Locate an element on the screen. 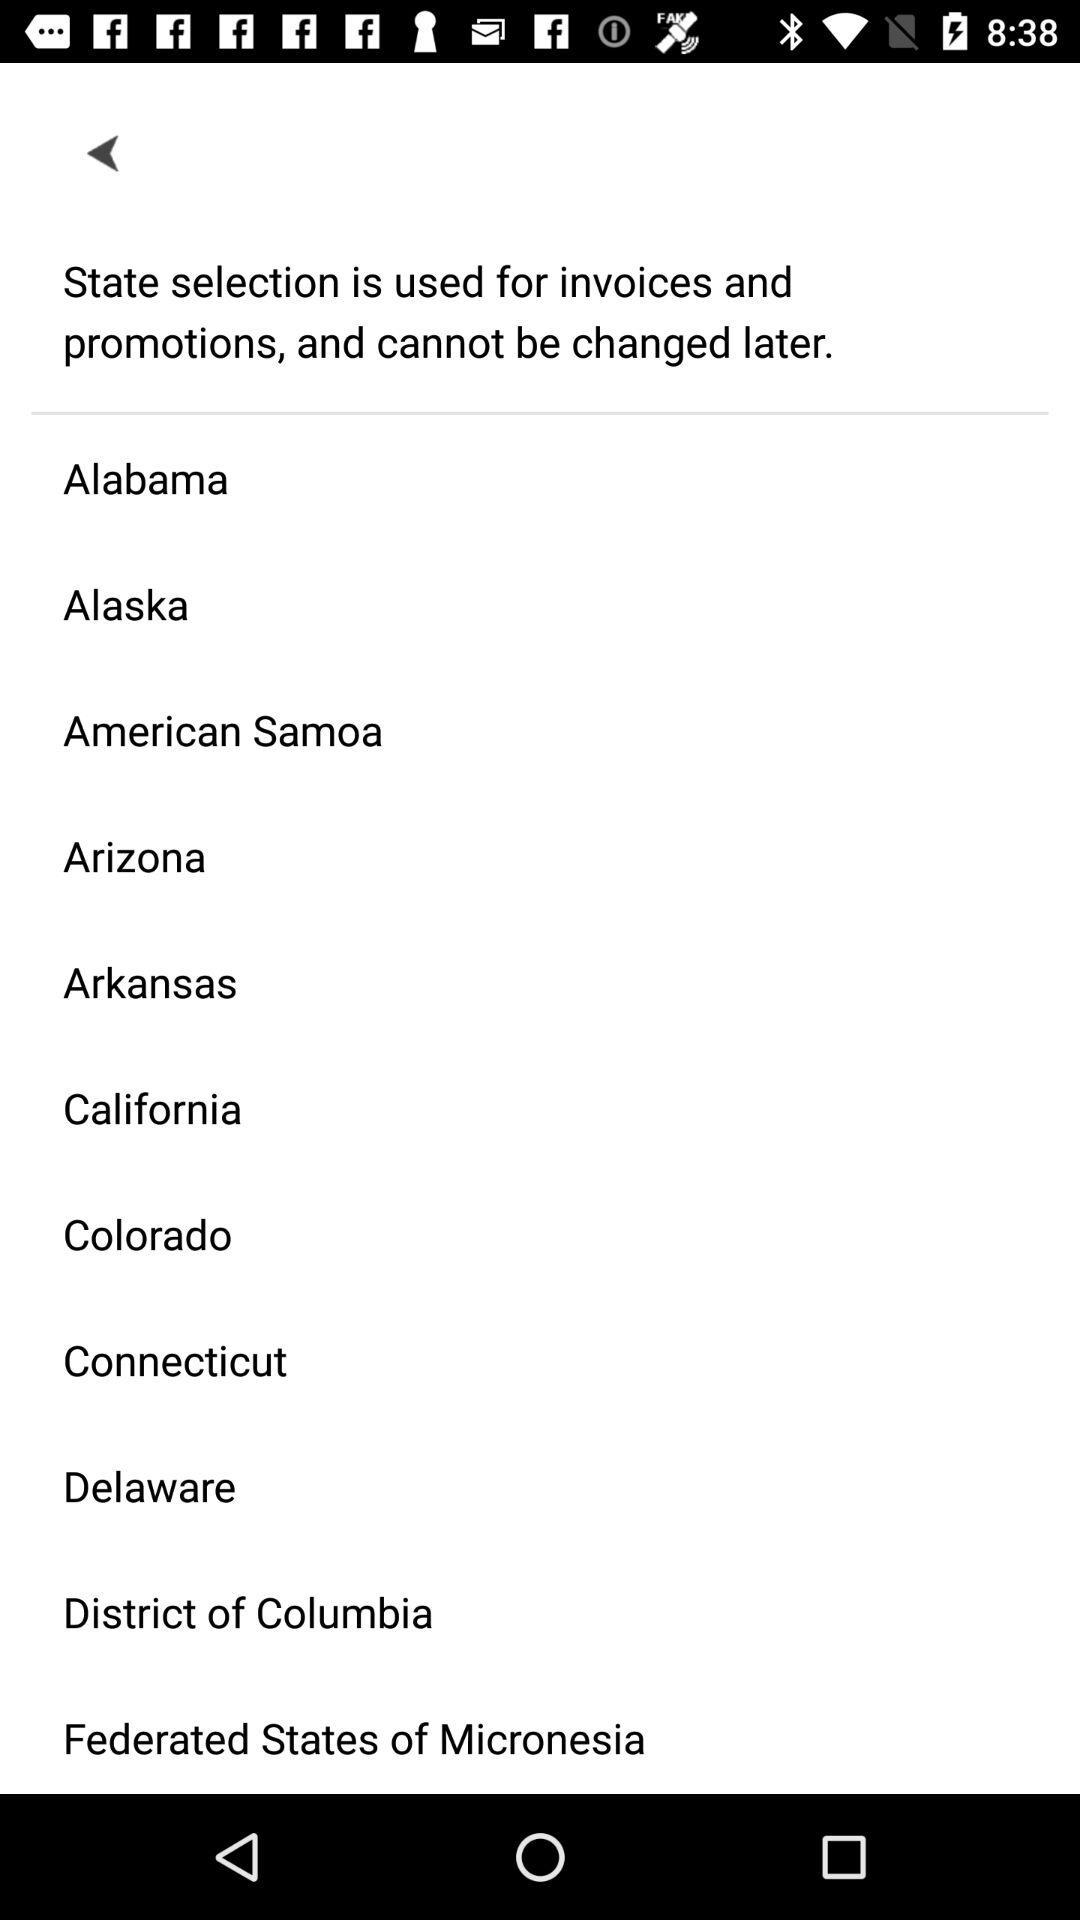  the california item is located at coordinates (523, 1106).